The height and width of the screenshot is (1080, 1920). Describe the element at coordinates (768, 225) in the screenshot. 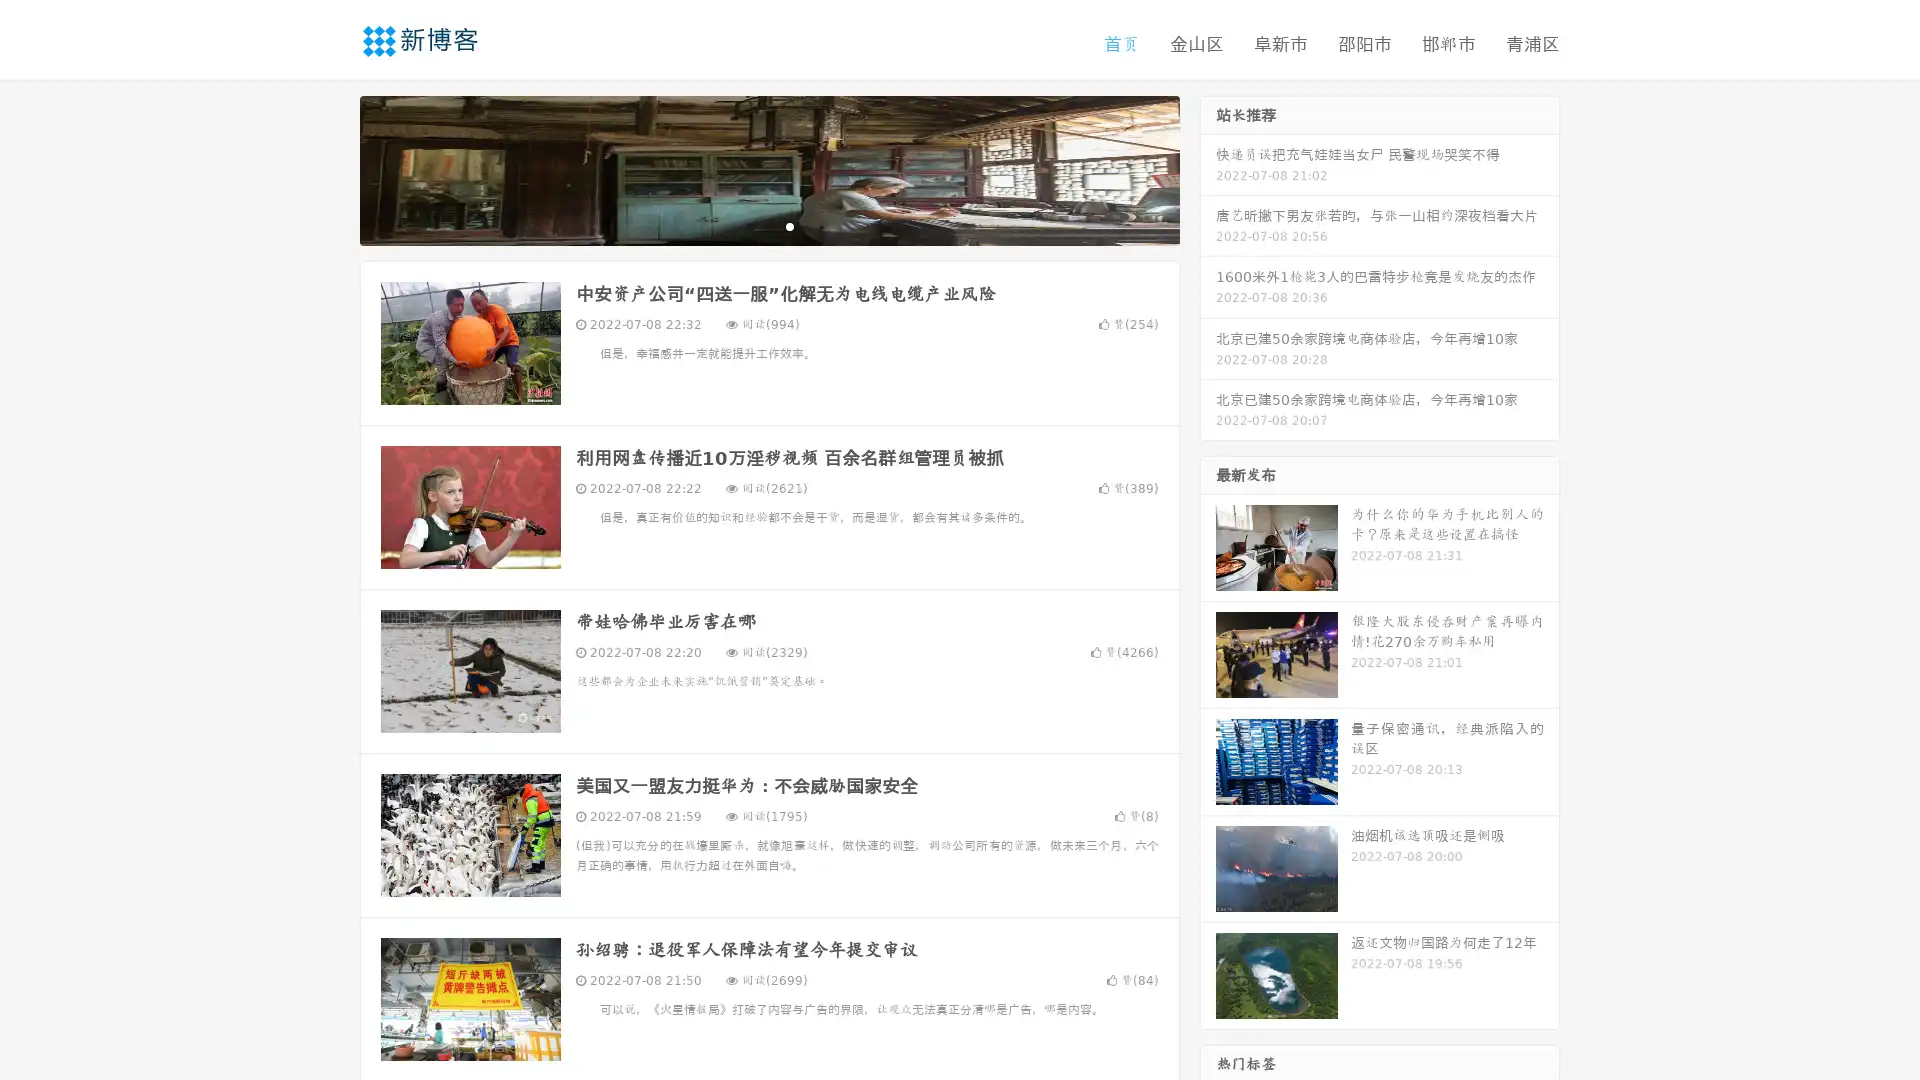

I see `Go to slide 2` at that location.